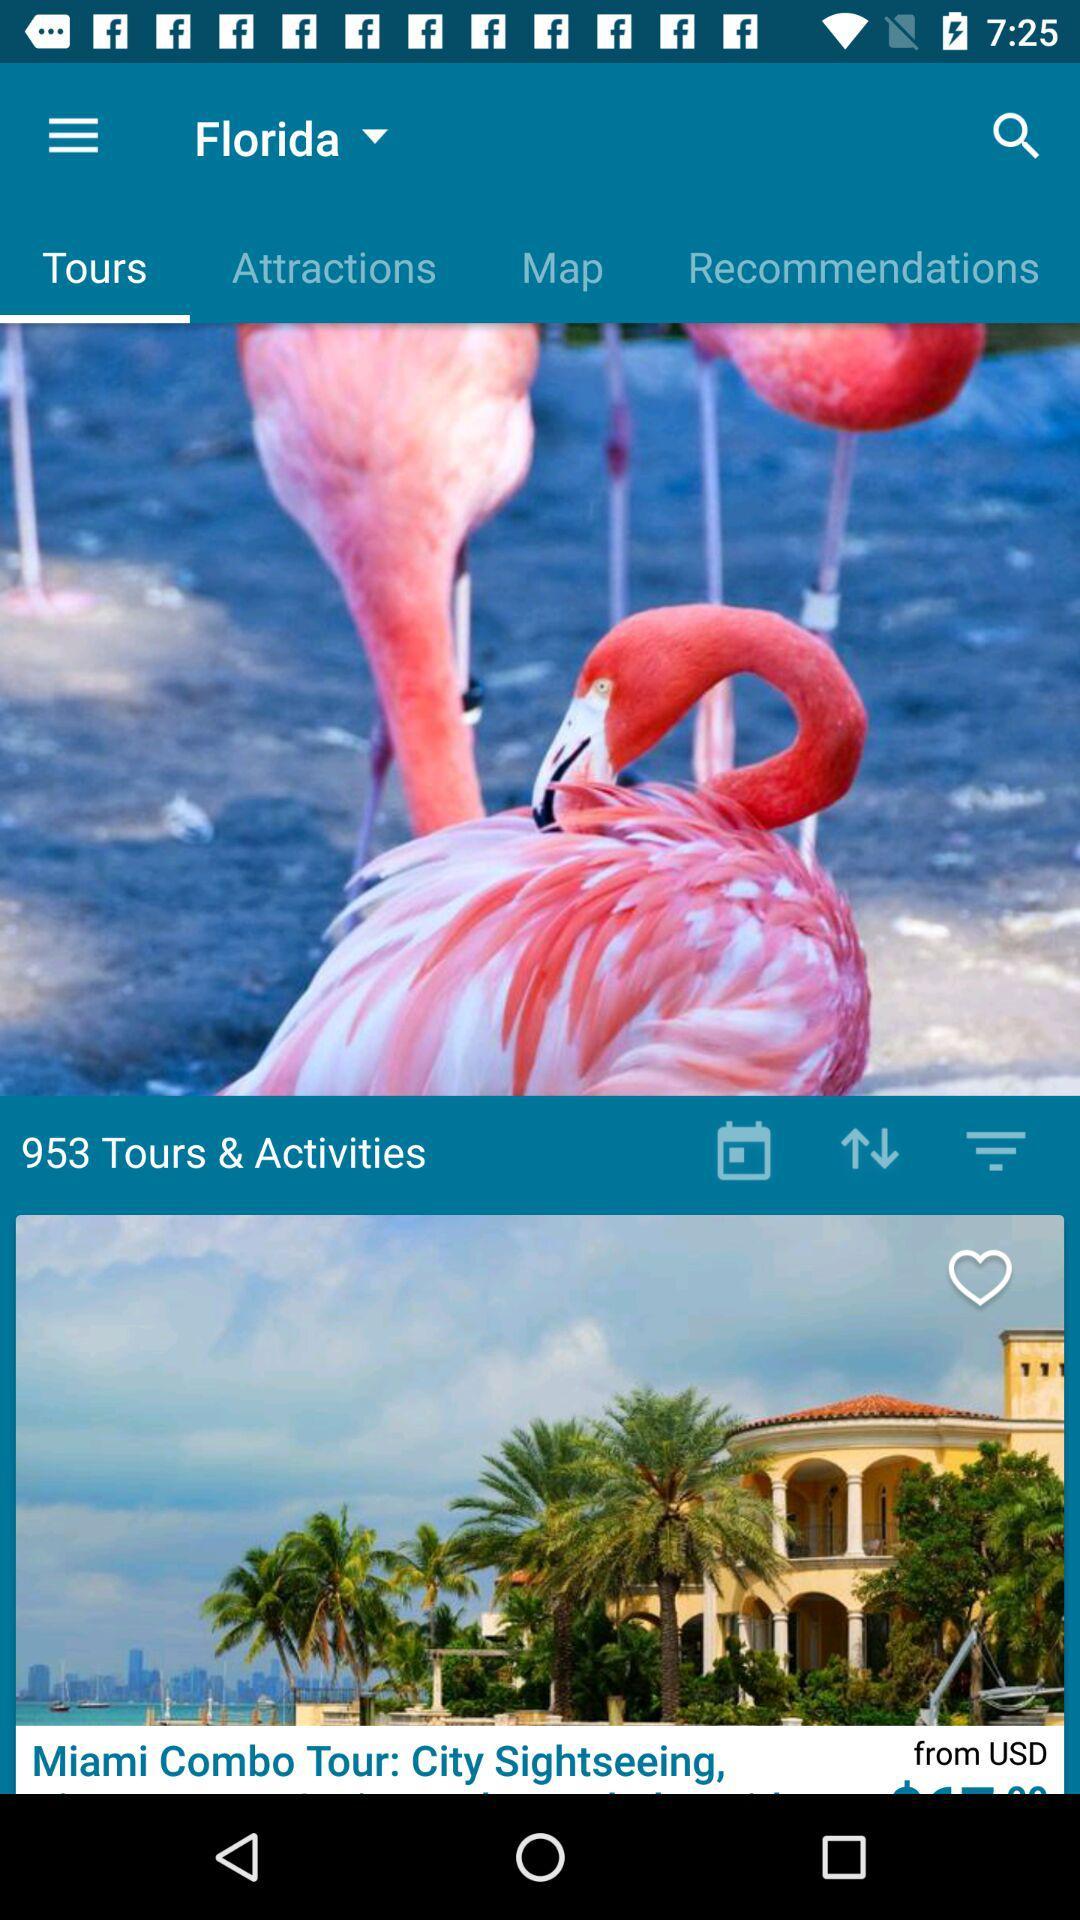 Image resolution: width=1080 pixels, height=1920 pixels. What do you see at coordinates (1001, 1276) in the screenshot?
I see `see next` at bounding box center [1001, 1276].